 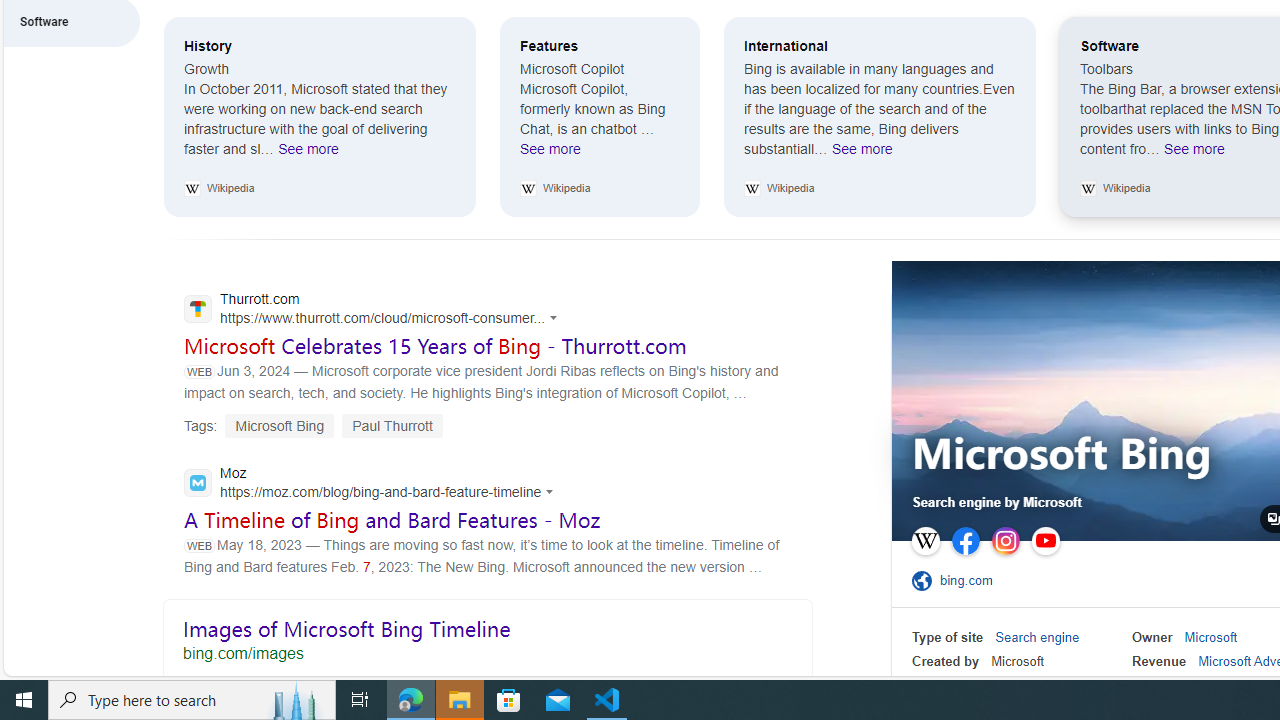 What do you see at coordinates (920, 581) in the screenshot?
I see `'Class: sp-ofsite'` at bounding box center [920, 581].